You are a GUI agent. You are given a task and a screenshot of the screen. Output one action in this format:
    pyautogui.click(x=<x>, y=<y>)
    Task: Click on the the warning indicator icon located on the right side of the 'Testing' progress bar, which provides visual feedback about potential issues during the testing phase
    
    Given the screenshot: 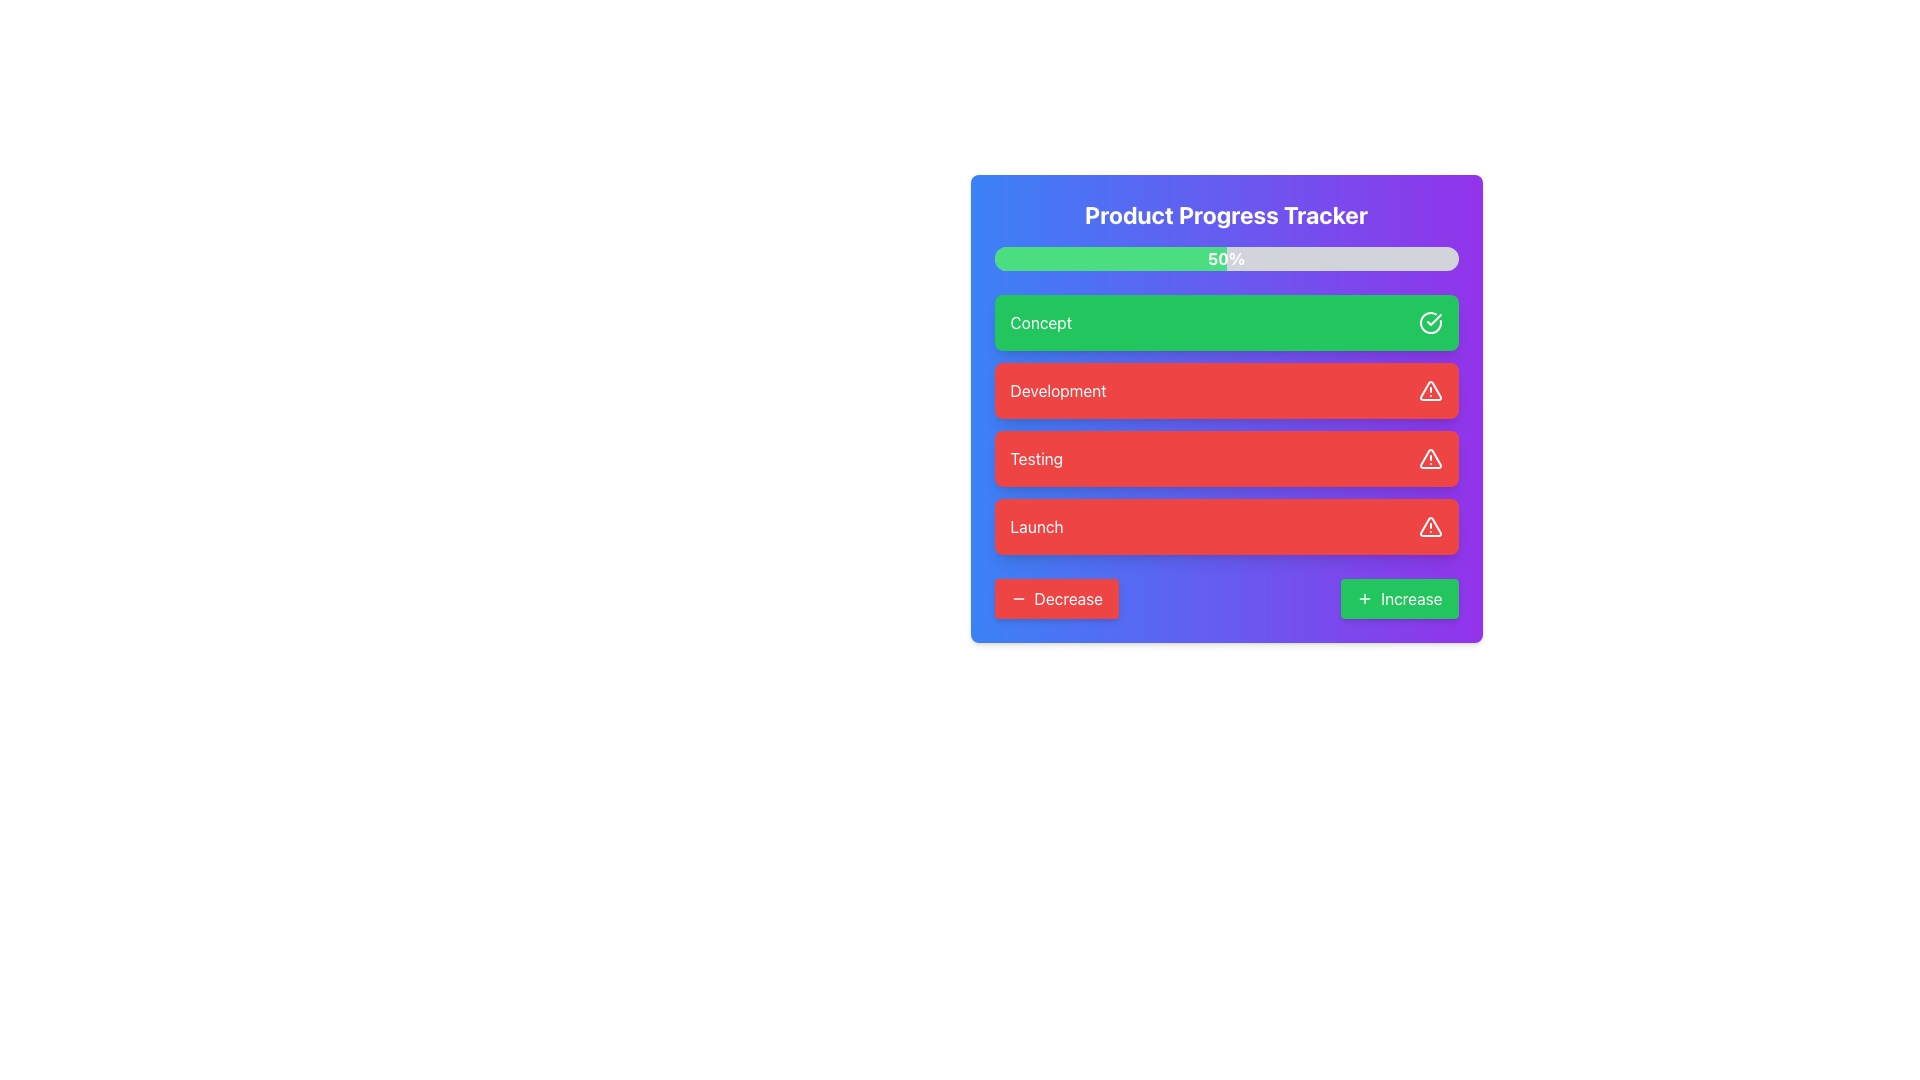 What is the action you would take?
    pyautogui.click(x=1429, y=458)
    